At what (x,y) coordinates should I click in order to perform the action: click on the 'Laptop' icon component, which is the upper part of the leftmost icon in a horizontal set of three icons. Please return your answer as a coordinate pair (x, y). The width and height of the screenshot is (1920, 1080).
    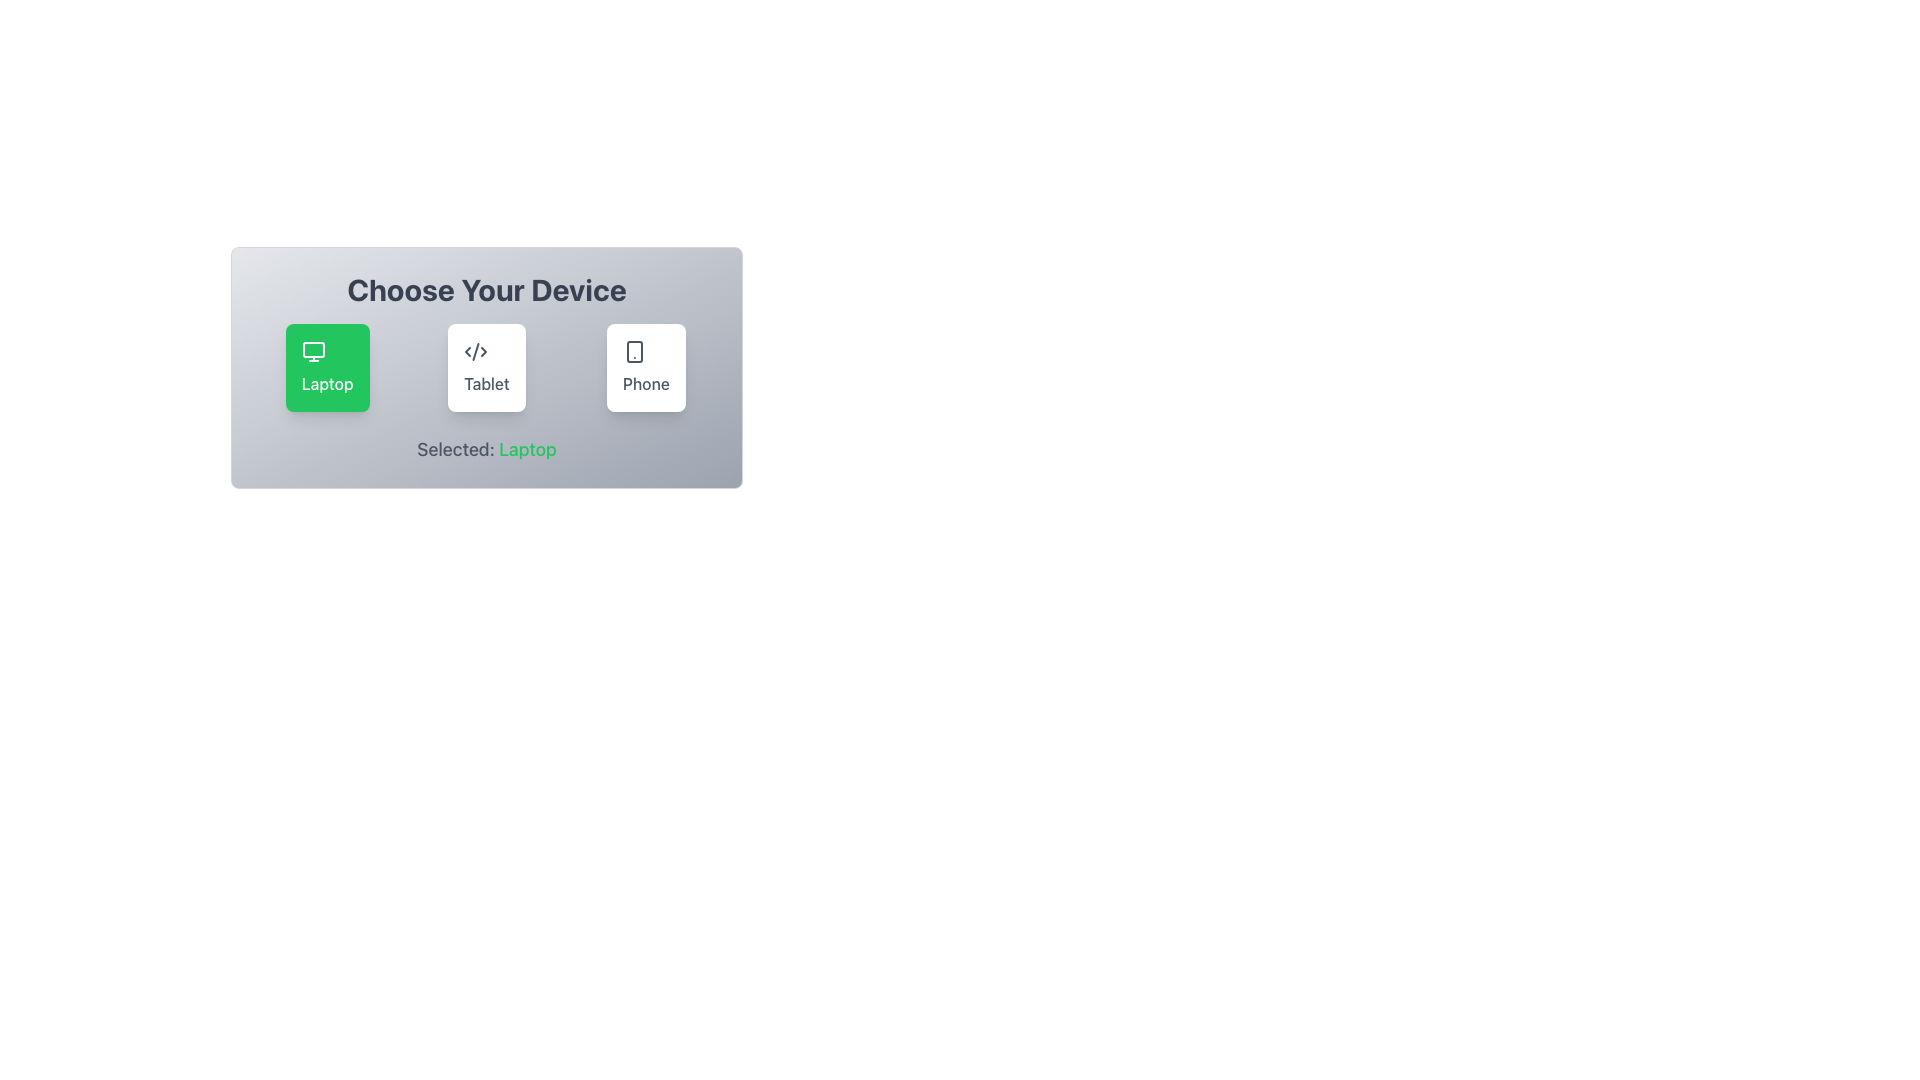
    Looking at the image, I should click on (312, 349).